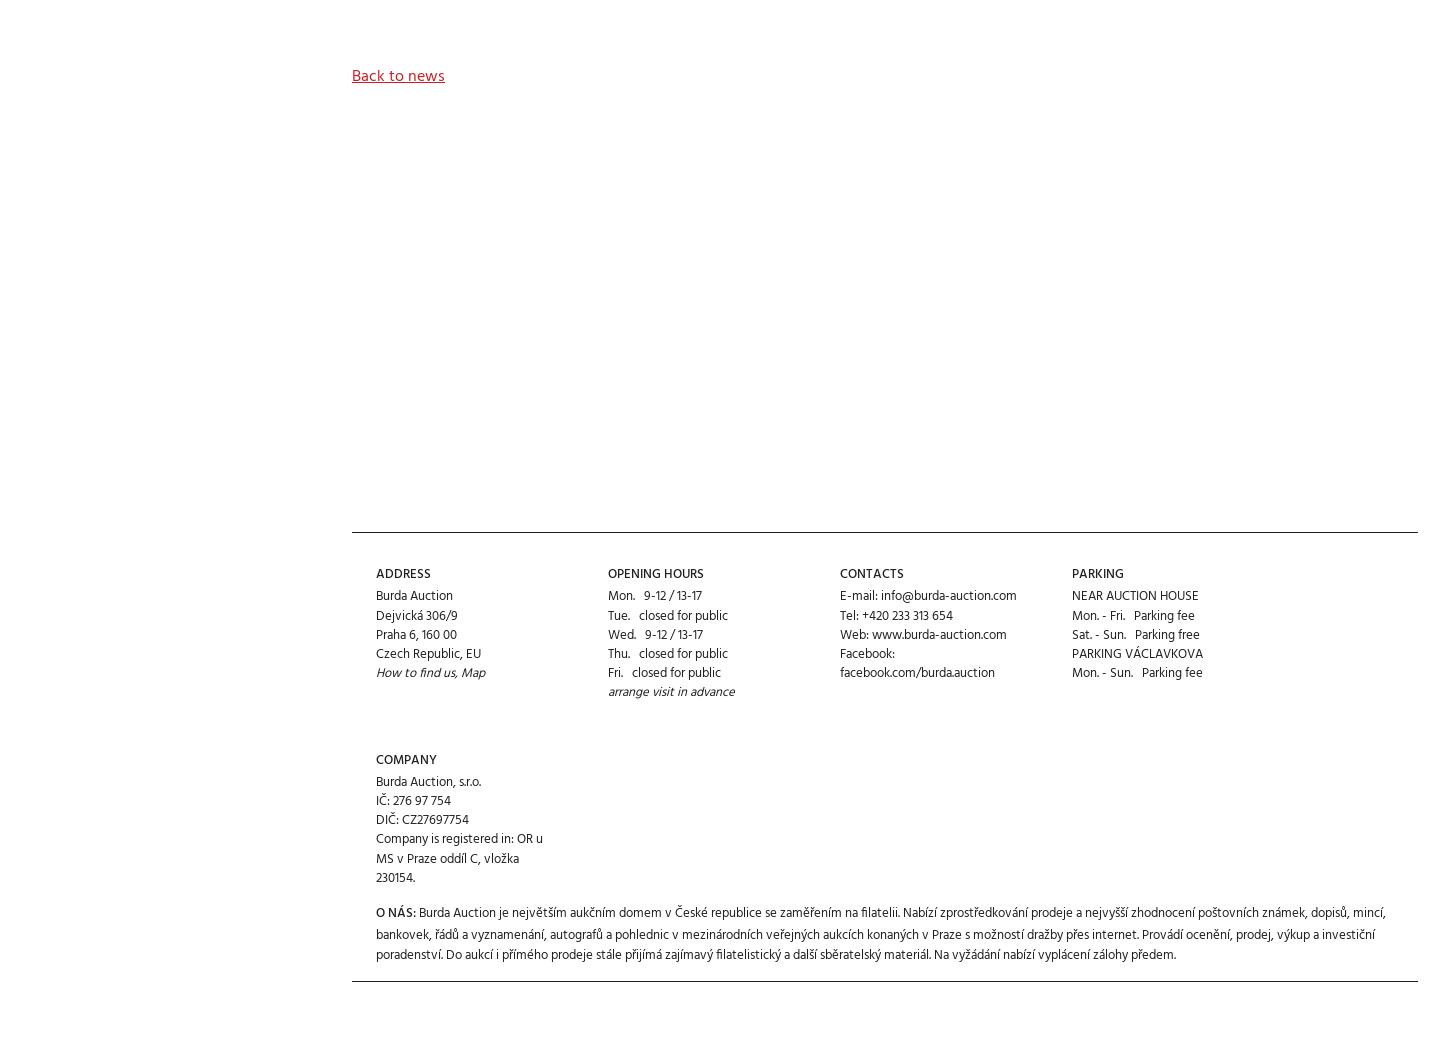  What do you see at coordinates (427, 580) in the screenshot?
I see `'Czech Republic, EU'` at bounding box center [427, 580].